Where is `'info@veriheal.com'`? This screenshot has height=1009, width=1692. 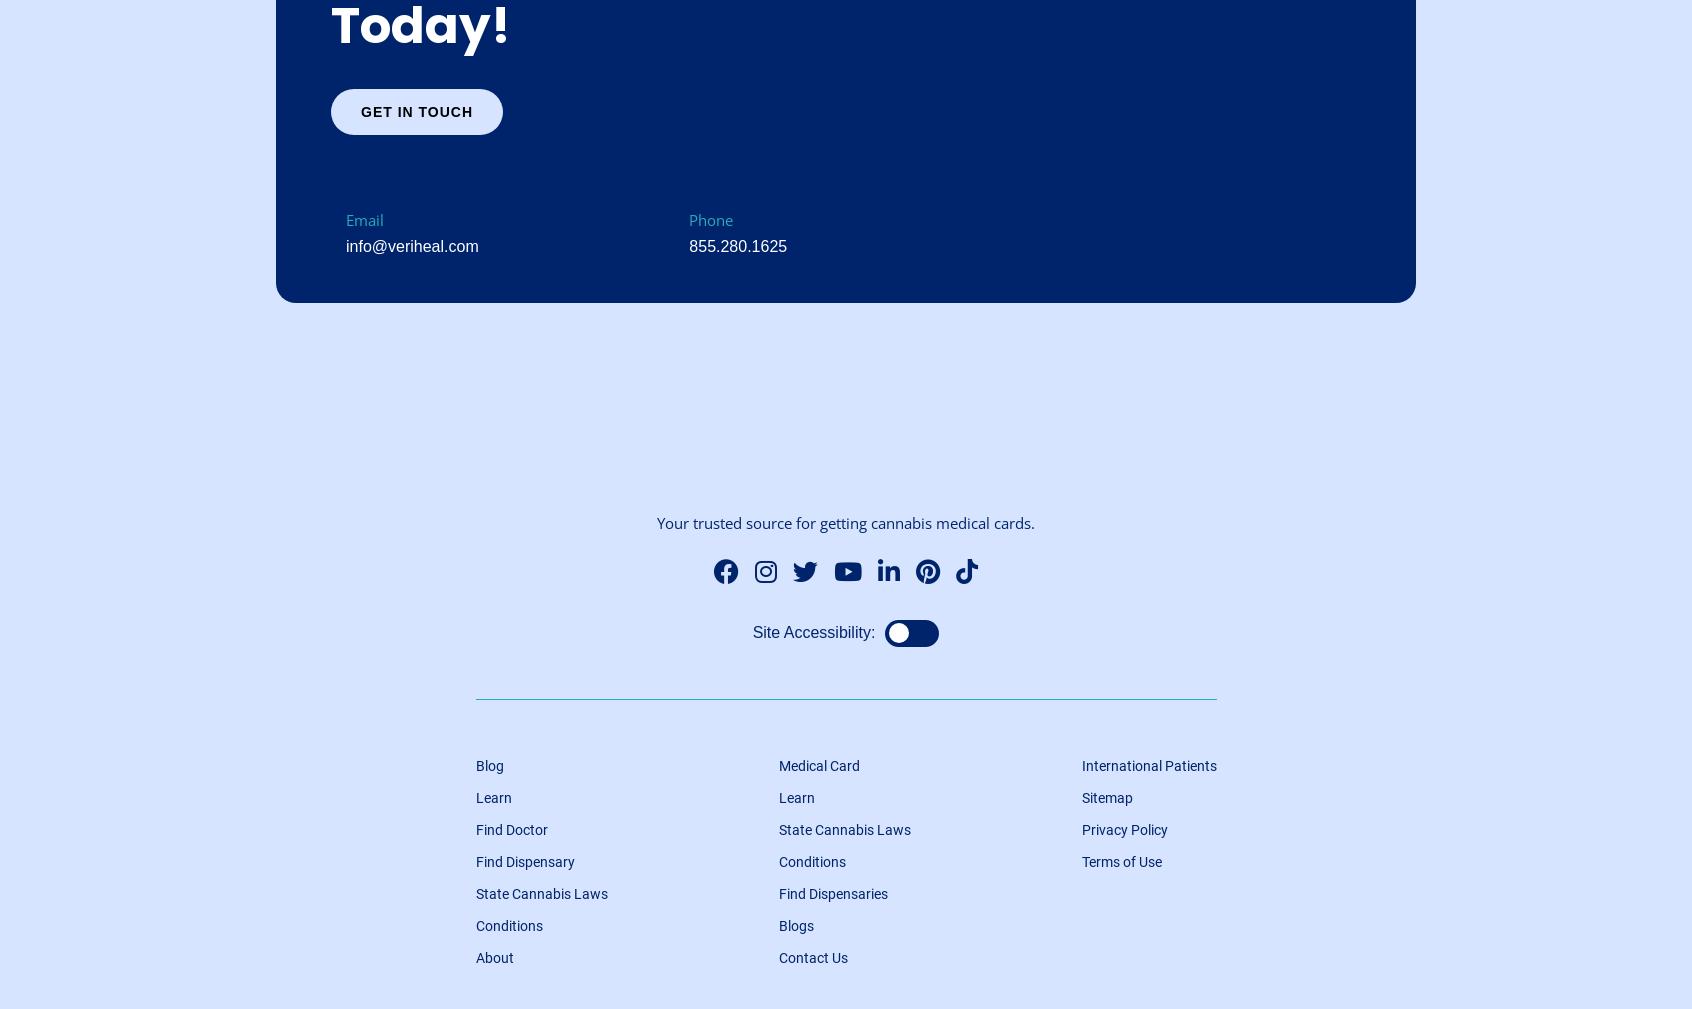
'info@veriheal.com' is located at coordinates (412, 245).